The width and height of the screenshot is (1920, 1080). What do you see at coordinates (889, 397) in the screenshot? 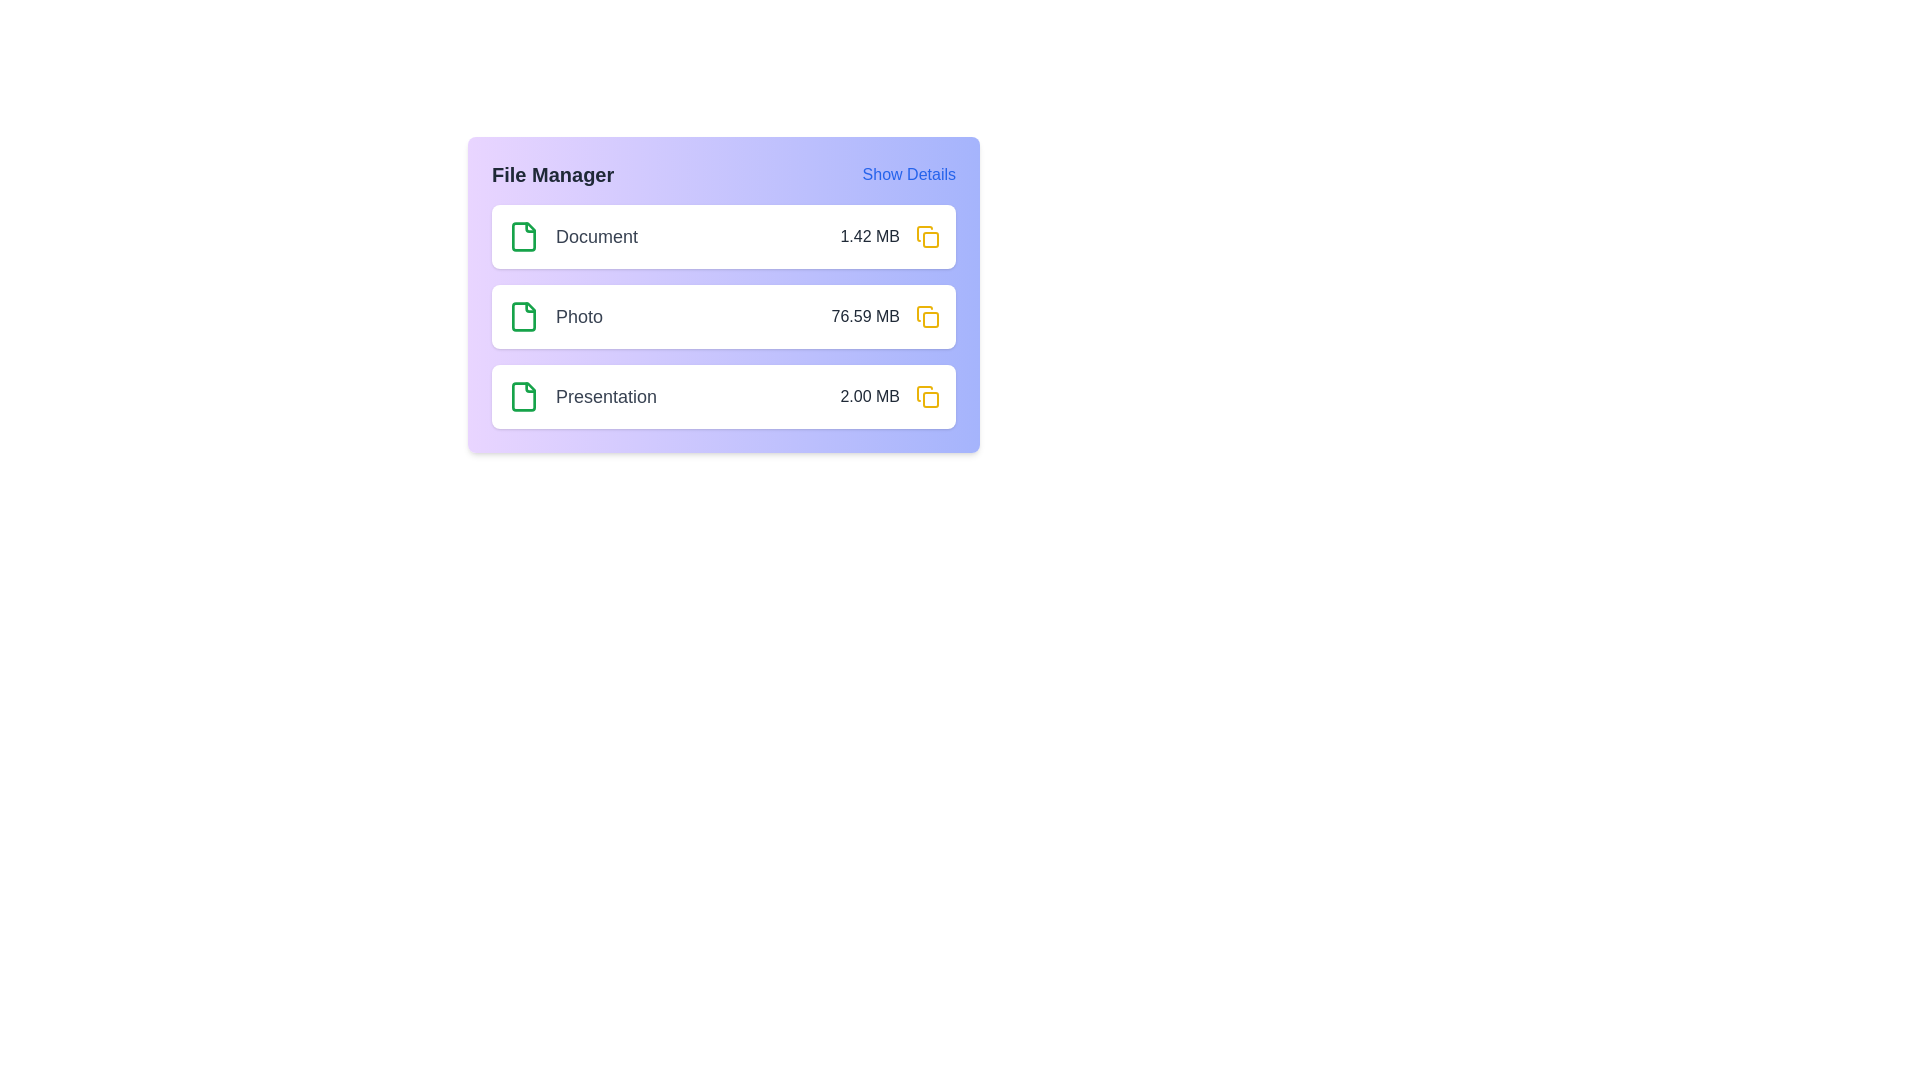
I see `the text label displaying the file size information for the 'Presentation' entry, located at the bottom-most row of the file list interface, next to the yellow folder icon` at bounding box center [889, 397].